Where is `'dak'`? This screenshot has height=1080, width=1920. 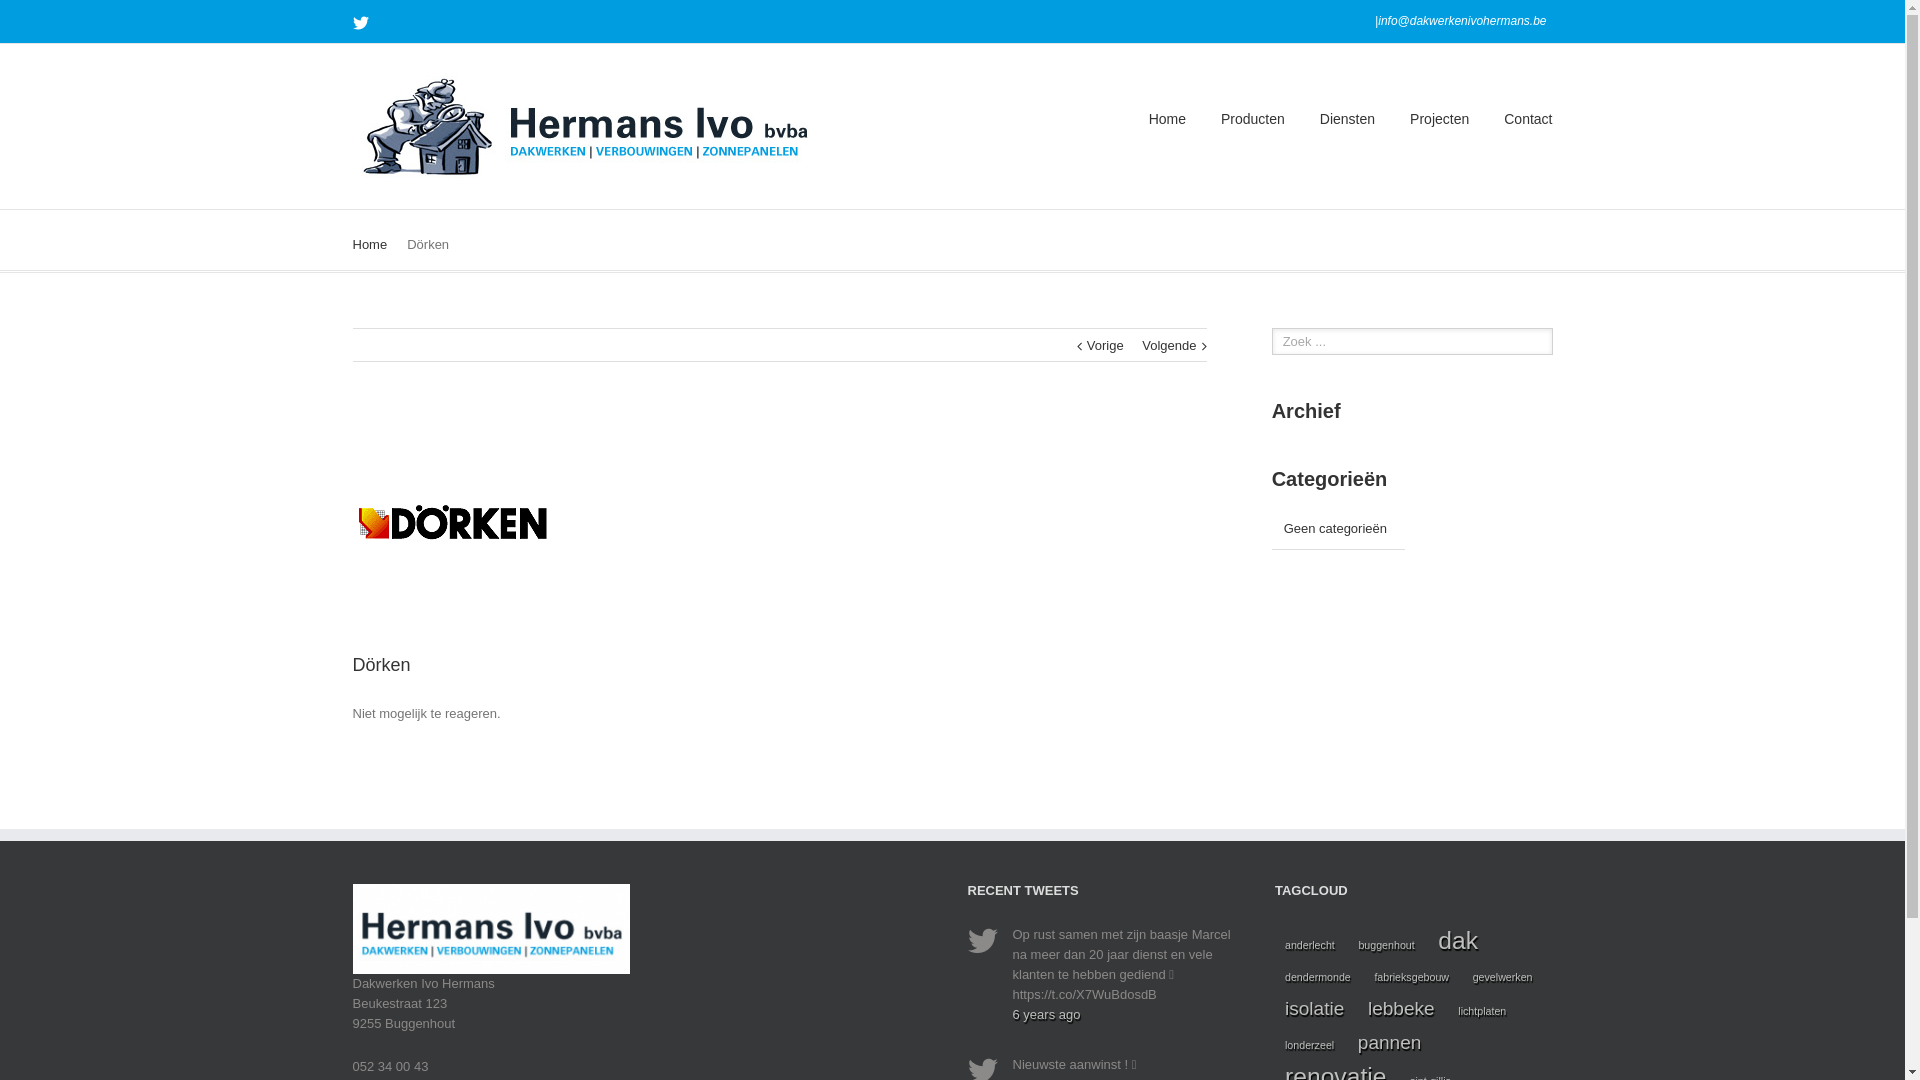 'dak' is located at coordinates (1458, 941).